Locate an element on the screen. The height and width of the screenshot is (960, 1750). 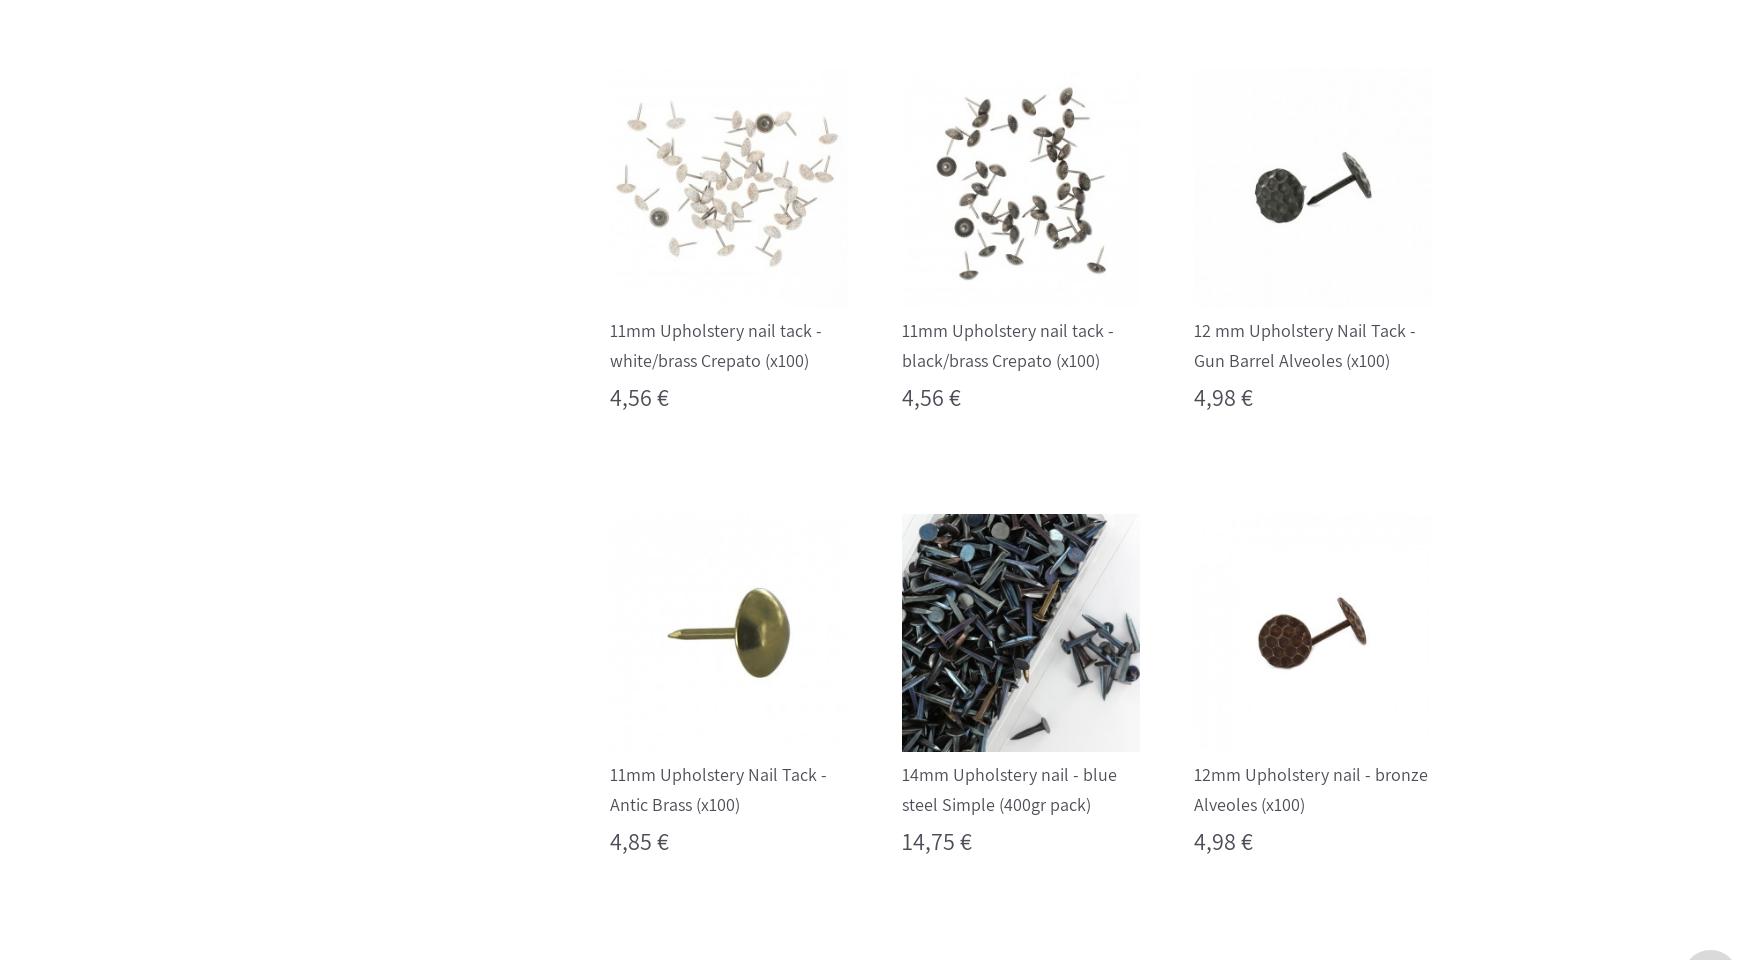
'12mm Upholstery nail - bronze Alveoles (x100)' is located at coordinates (1309, 789).